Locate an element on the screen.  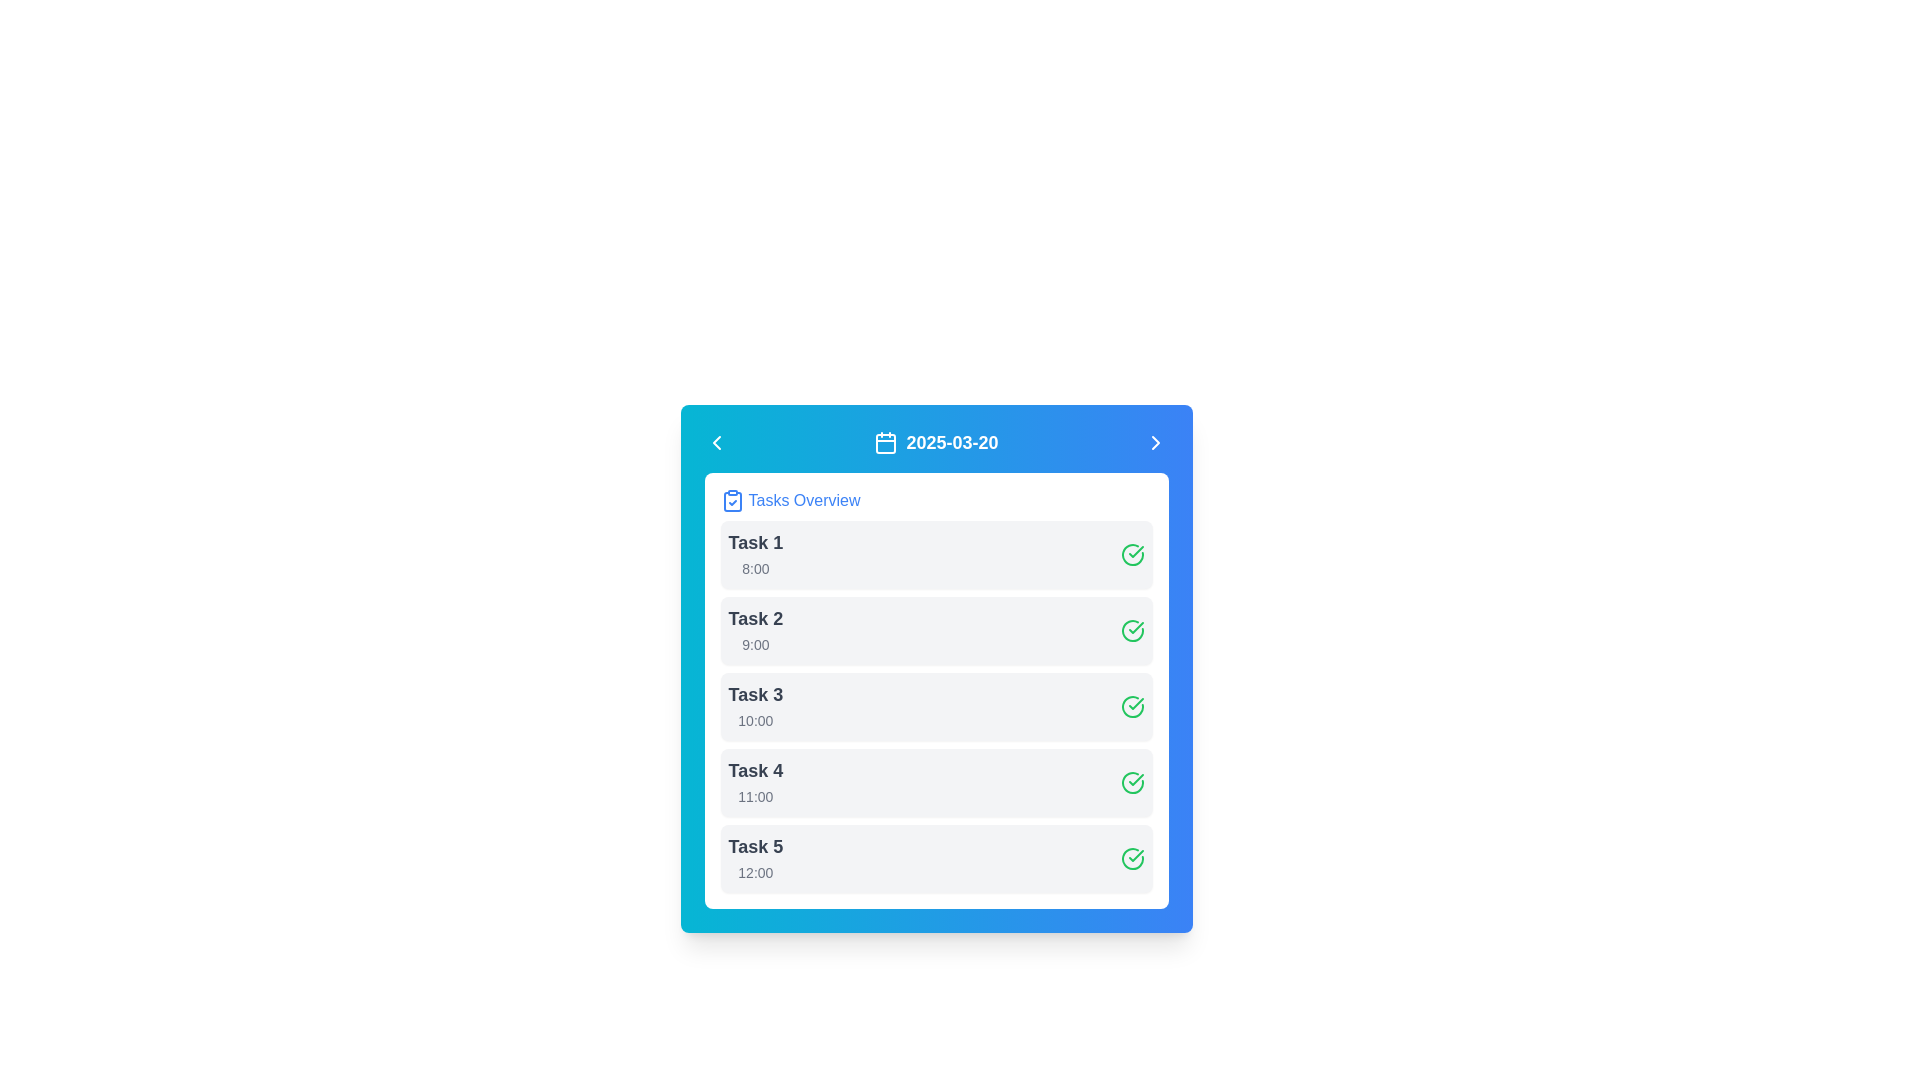
the third checkmark icon indicating the completion status of 'Task 3', positioned to the far right of the row that includes the text '10:00' is located at coordinates (1132, 705).